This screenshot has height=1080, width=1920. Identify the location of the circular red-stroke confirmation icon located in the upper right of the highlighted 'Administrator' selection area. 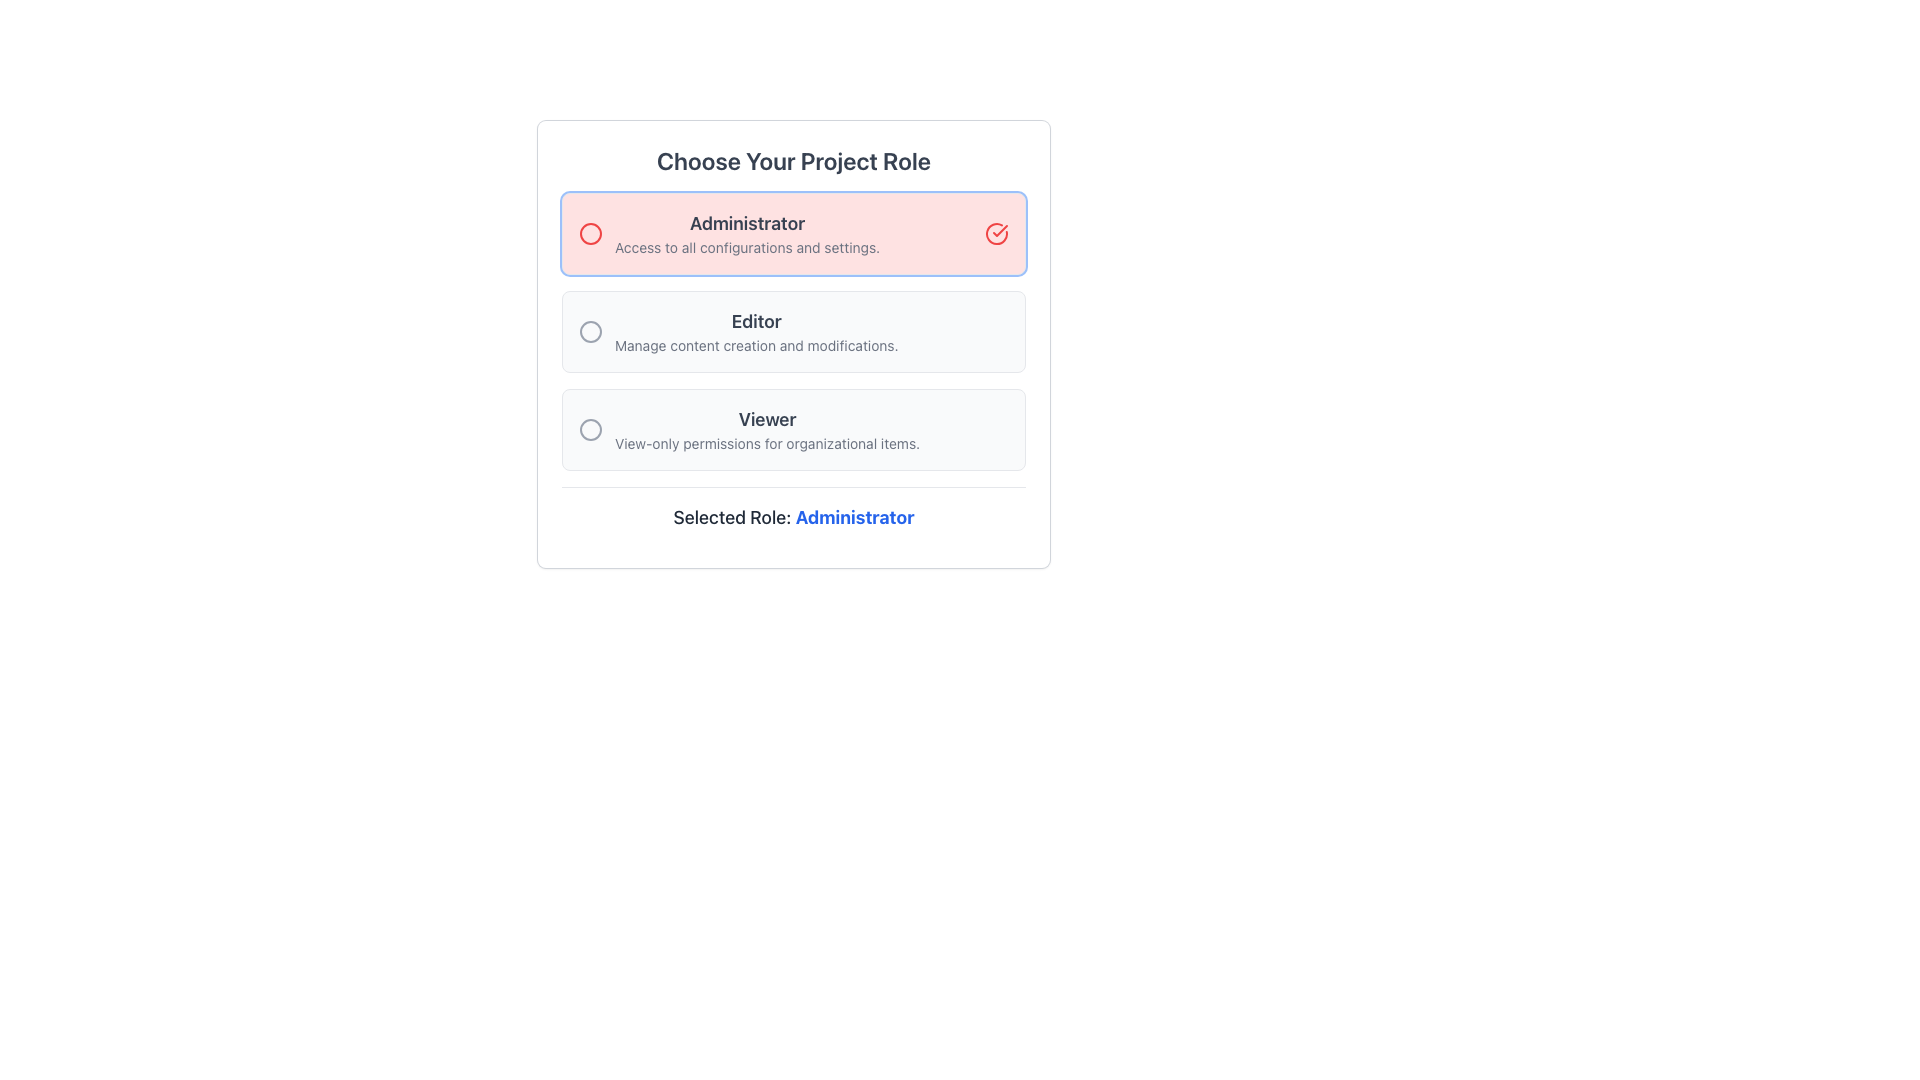
(997, 233).